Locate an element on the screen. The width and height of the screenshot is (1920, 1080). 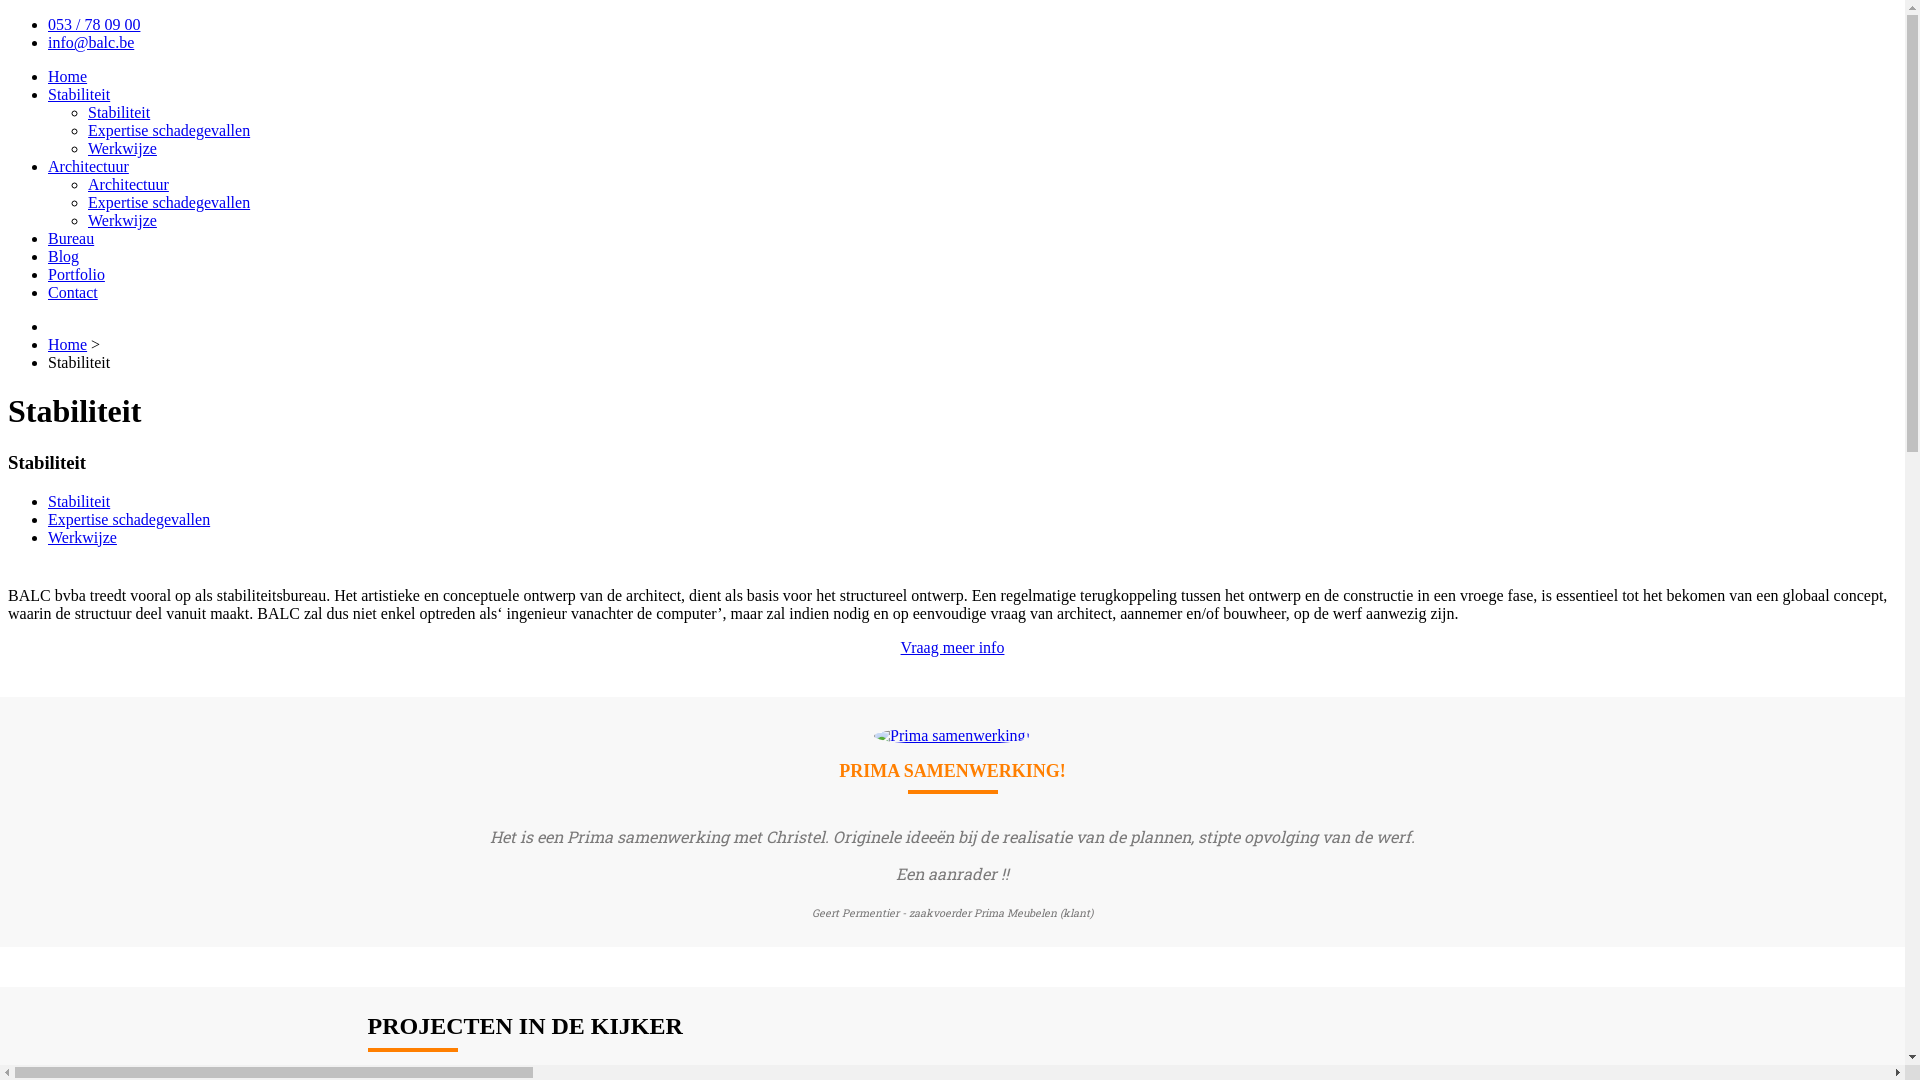
'Lees verder "Prima samenwerking!"' is located at coordinates (873, 735).